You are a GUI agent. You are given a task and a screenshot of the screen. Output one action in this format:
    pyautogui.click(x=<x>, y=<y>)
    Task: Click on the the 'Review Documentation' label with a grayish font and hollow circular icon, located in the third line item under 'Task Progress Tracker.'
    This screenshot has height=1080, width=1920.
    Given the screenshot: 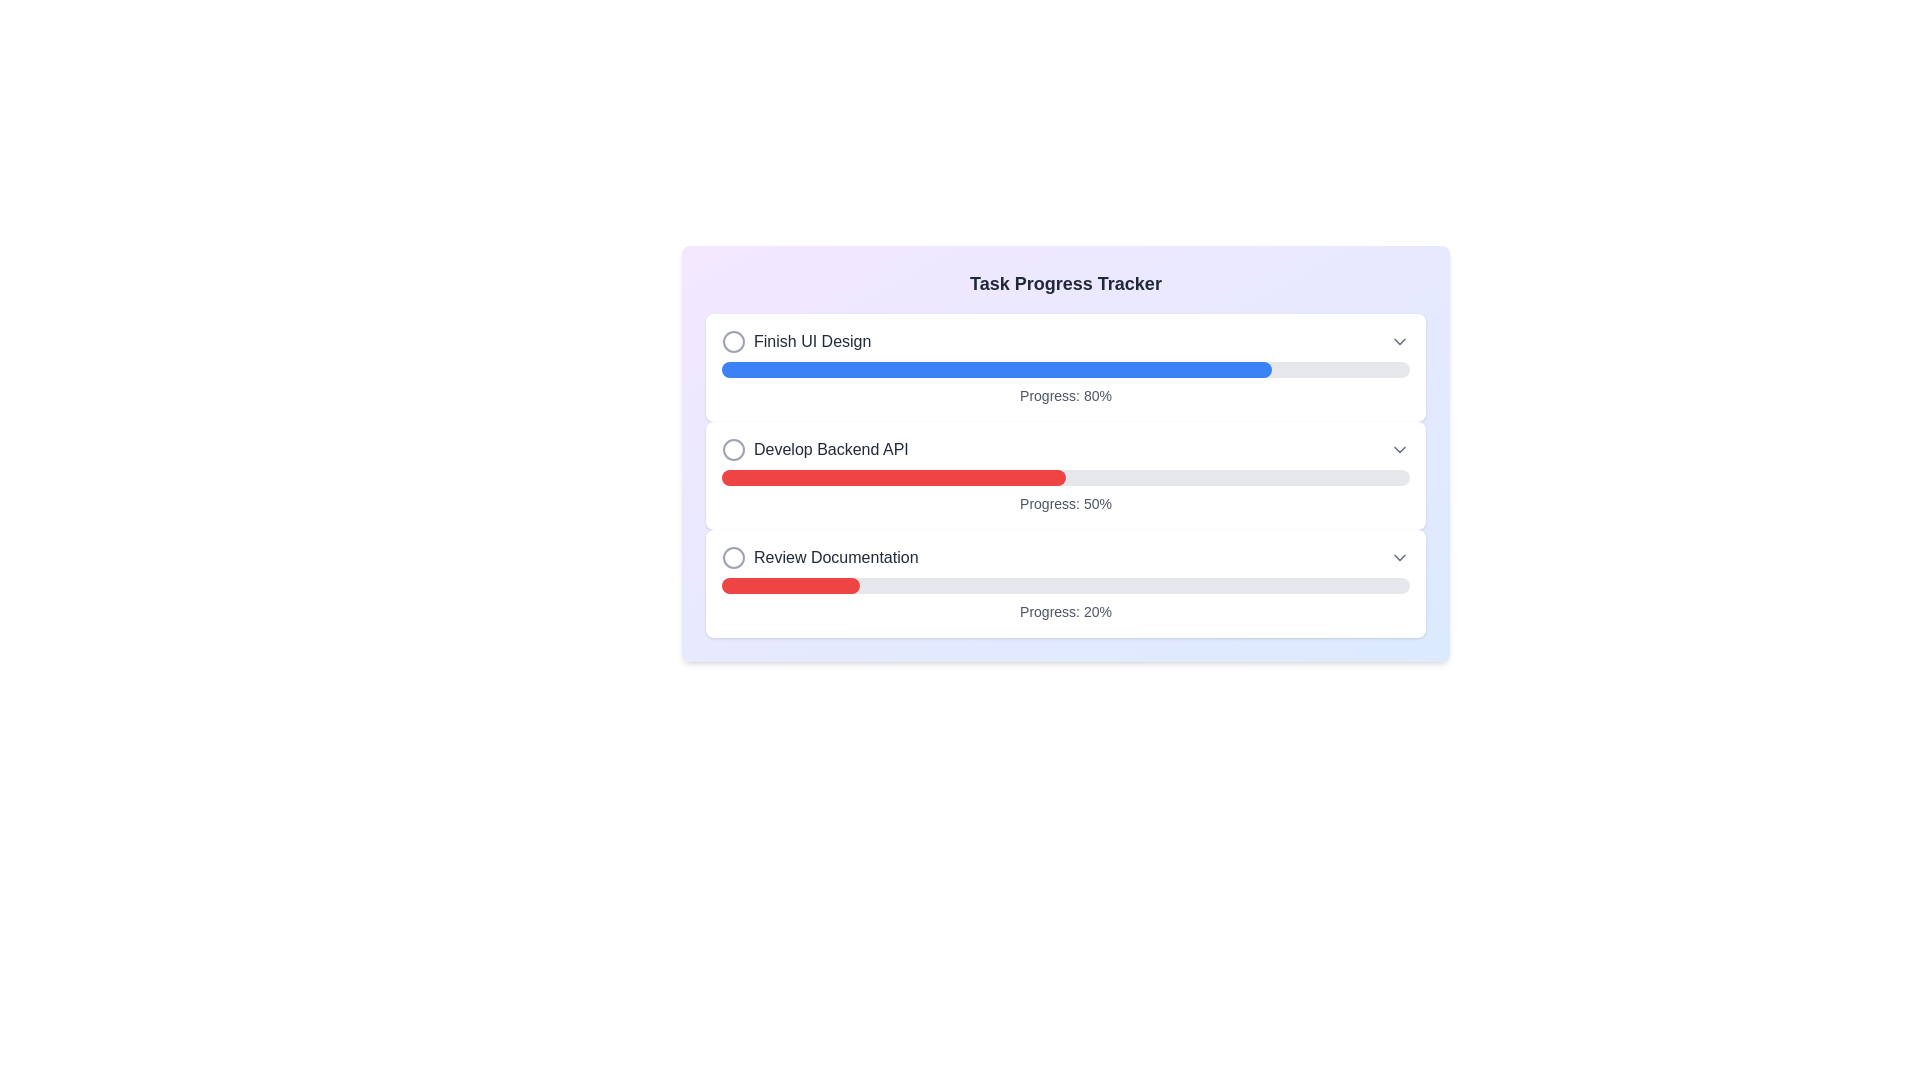 What is the action you would take?
    pyautogui.click(x=820, y=558)
    